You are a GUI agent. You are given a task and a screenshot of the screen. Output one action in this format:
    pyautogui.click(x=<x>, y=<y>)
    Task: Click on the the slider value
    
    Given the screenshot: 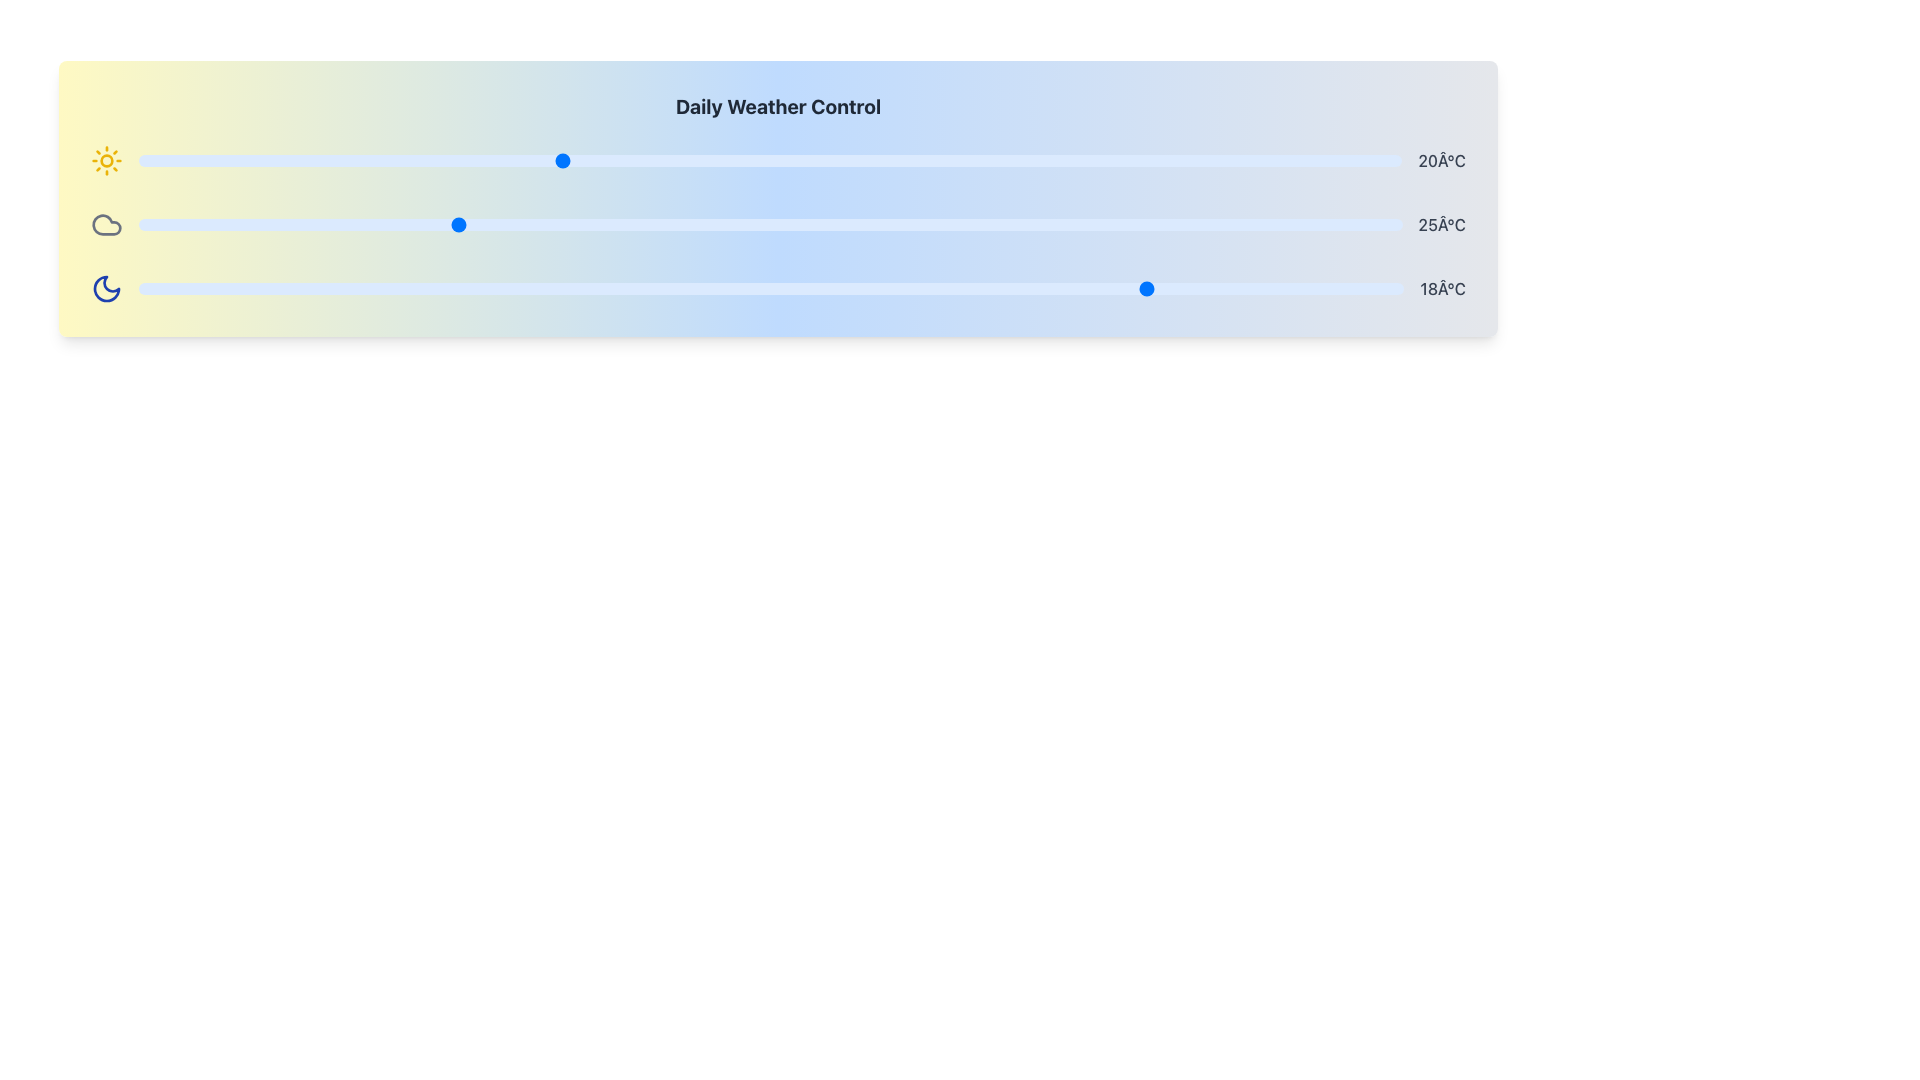 What is the action you would take?
    pyautogui.click(x=1149, y=224)
    